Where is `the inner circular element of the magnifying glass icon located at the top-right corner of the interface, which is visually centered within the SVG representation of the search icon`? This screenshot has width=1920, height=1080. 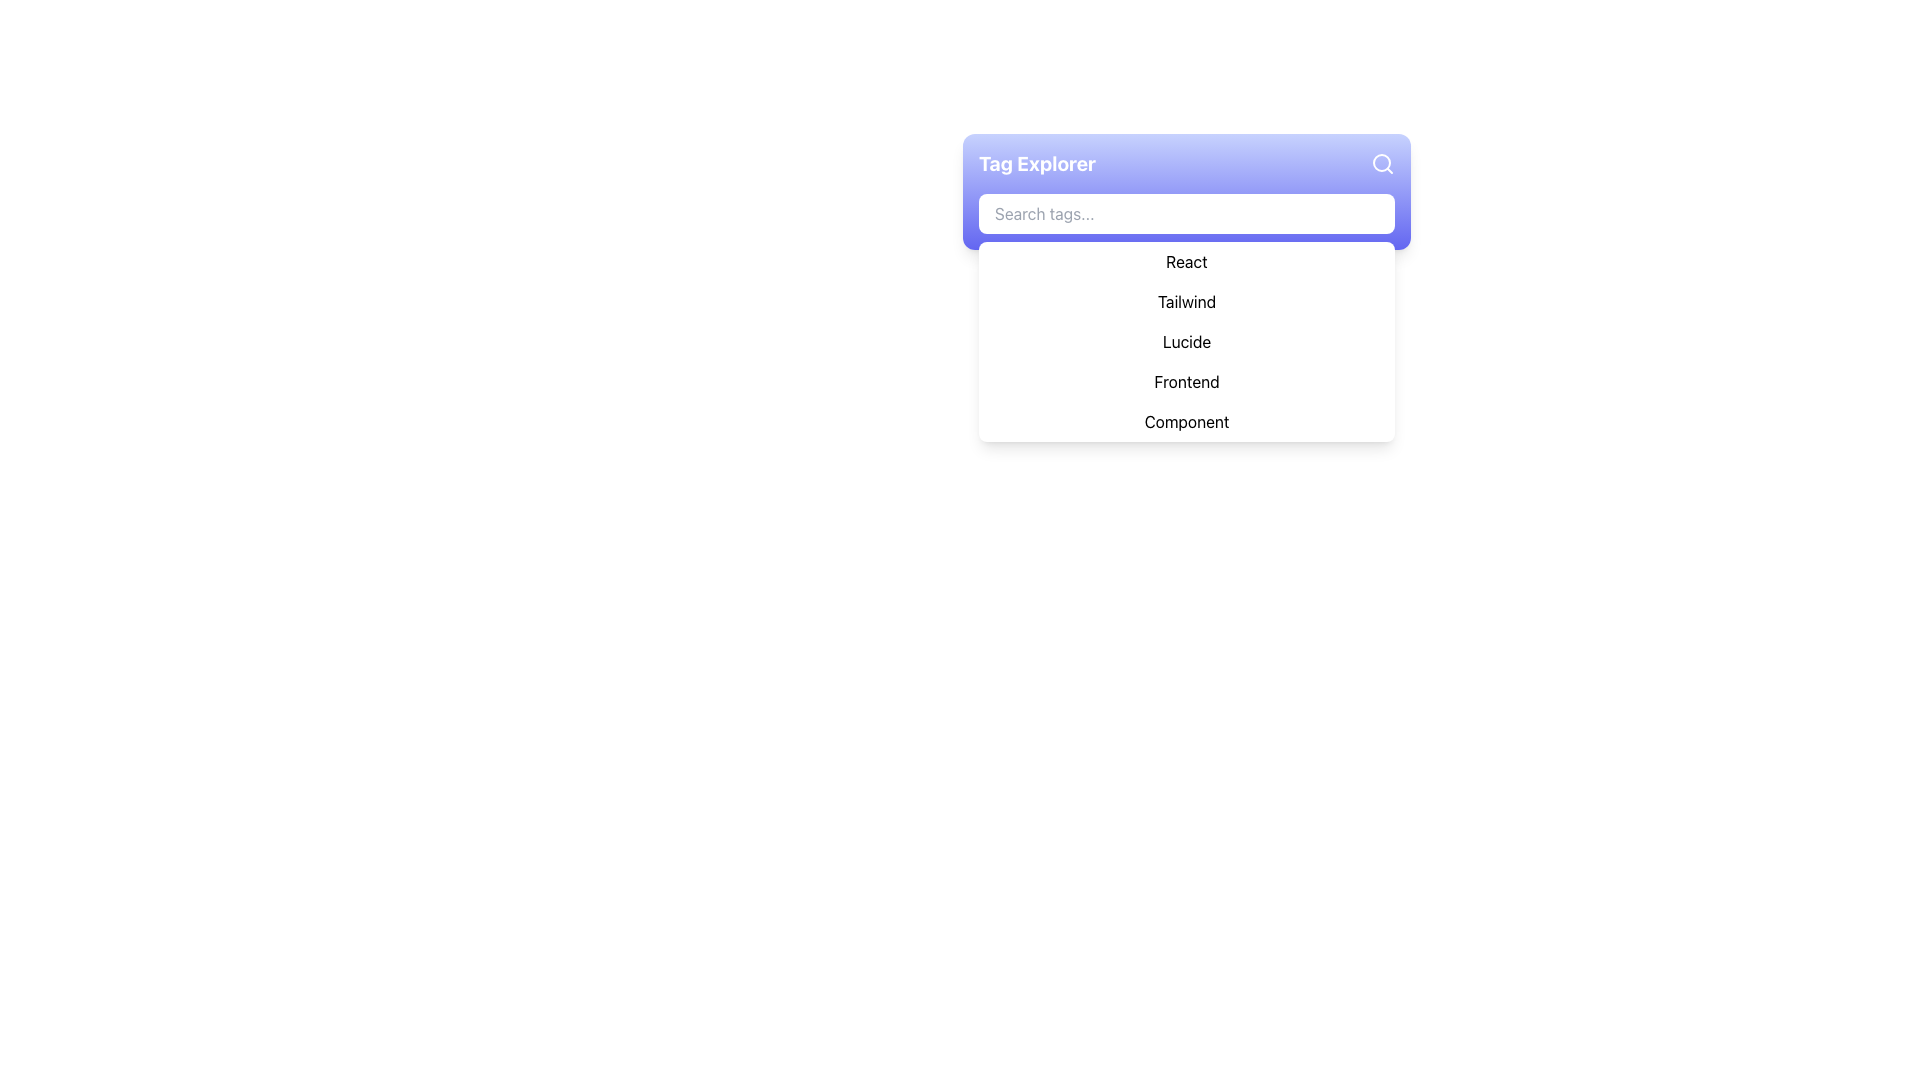
the inner circular element of the magnifying glass icon located at the top-right corner of the interface, which is visually centered within the SVG representation of the search icon is located at coordinates (1381, 161).